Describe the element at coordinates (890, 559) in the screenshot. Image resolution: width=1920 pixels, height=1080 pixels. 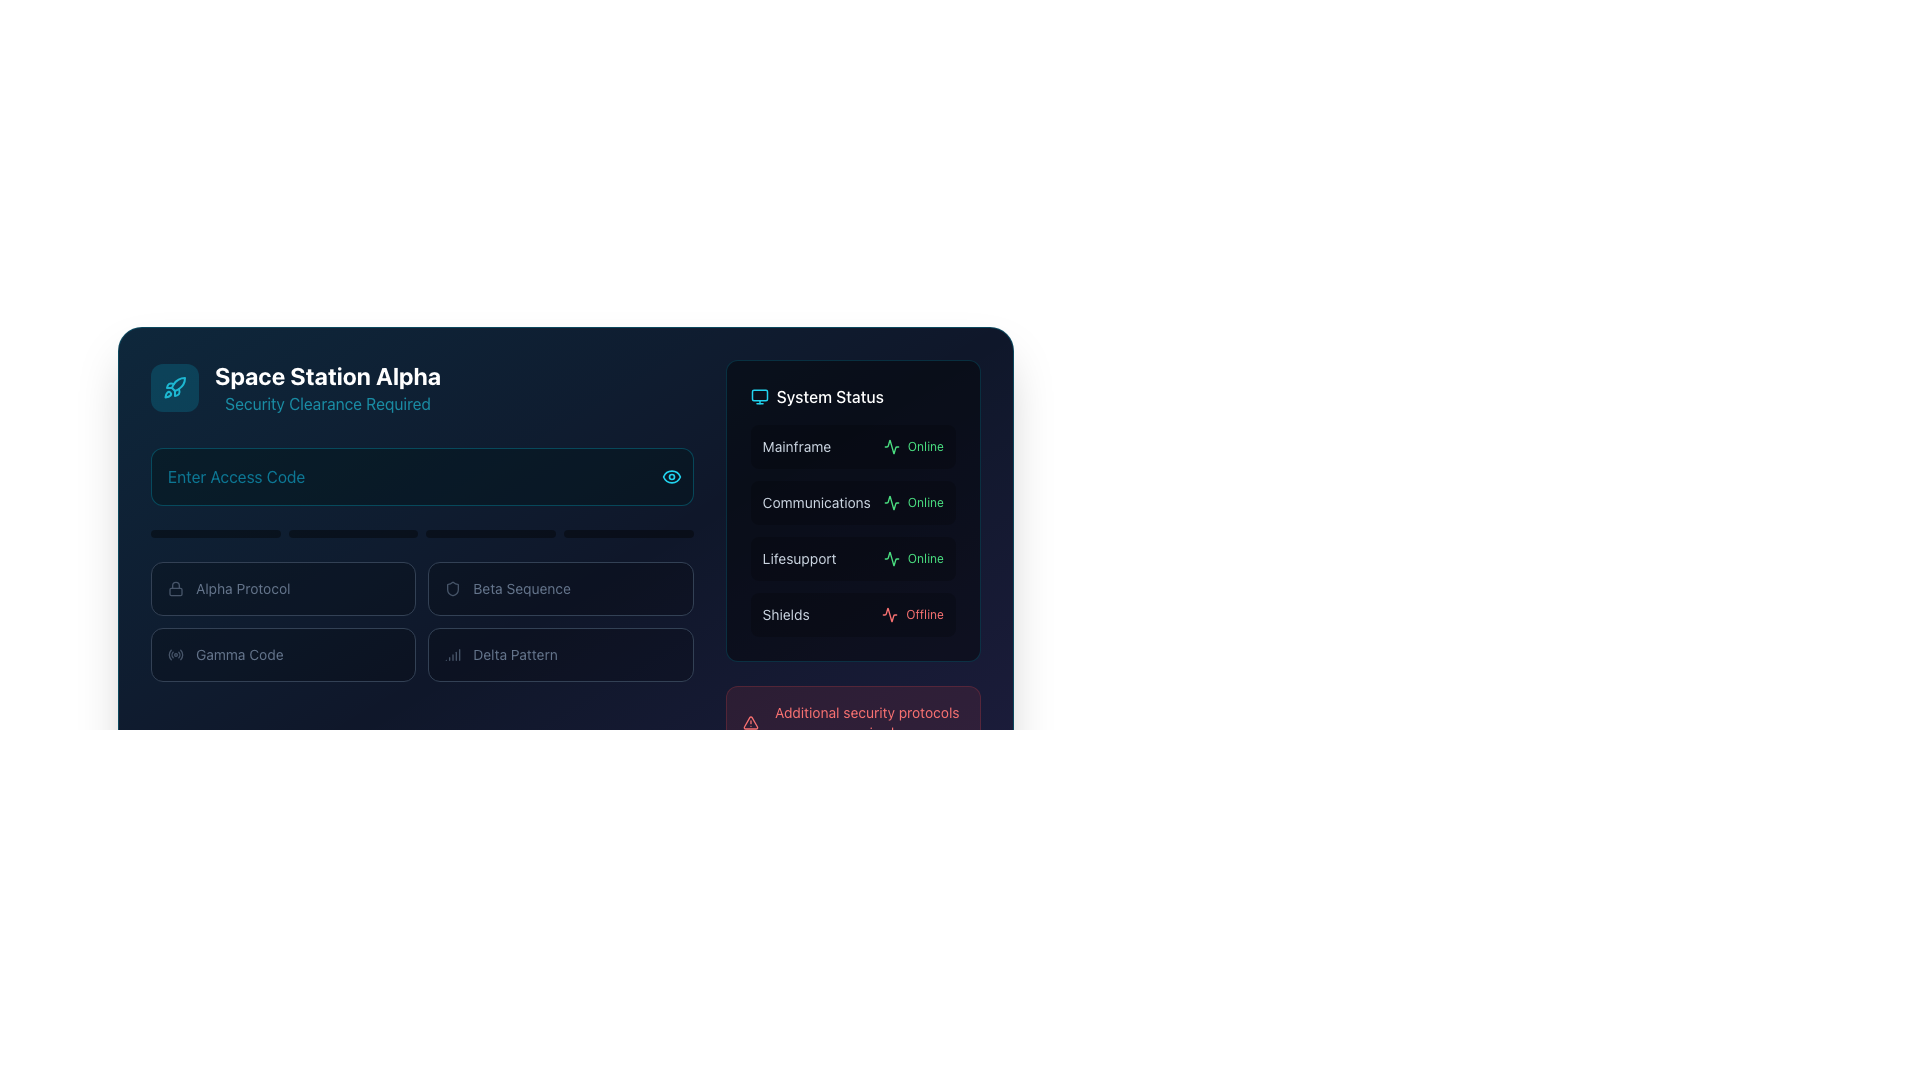
I see `the signal waveform icon in the 'System Status' panel associated with the 'Mainframe' status label to gather information about the system status` at that location.